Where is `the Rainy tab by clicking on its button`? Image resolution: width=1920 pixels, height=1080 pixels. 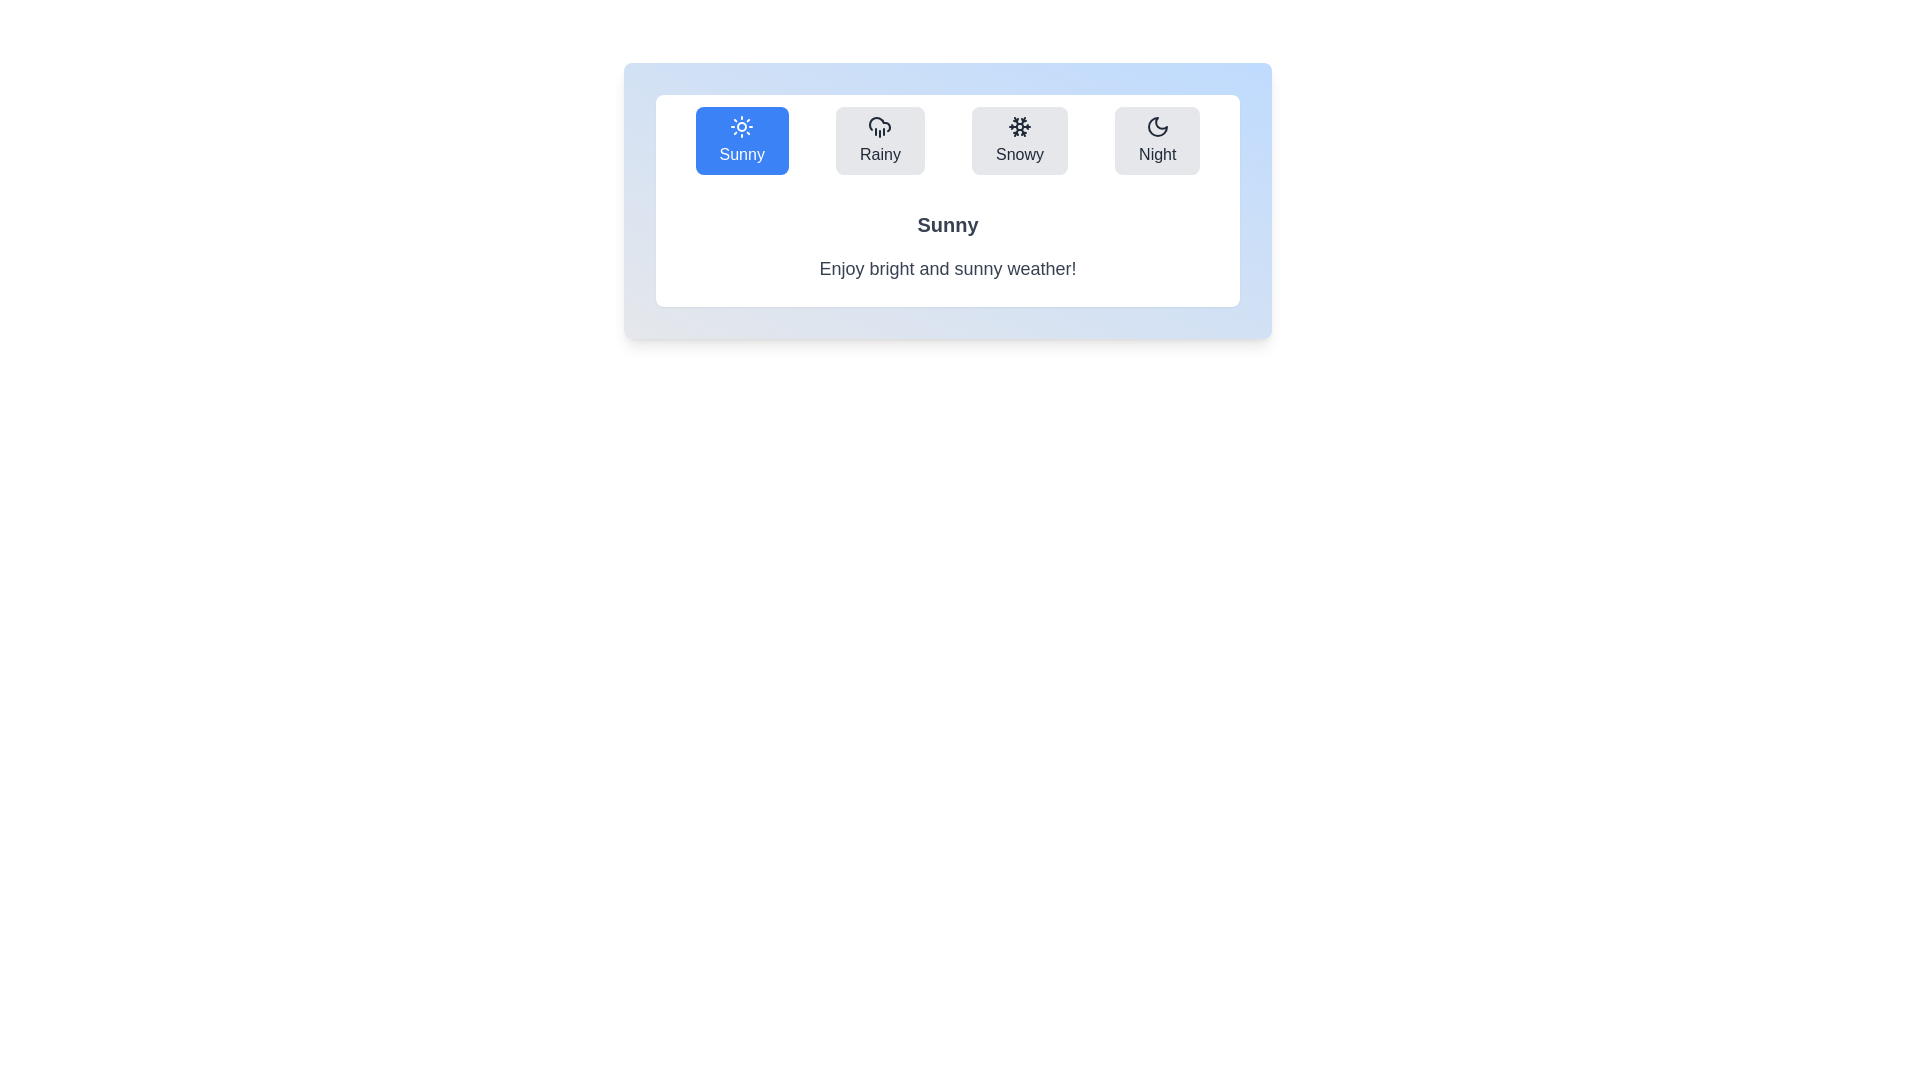
the Rainy tab by clicking on its button is located at coordinates (880, 140).